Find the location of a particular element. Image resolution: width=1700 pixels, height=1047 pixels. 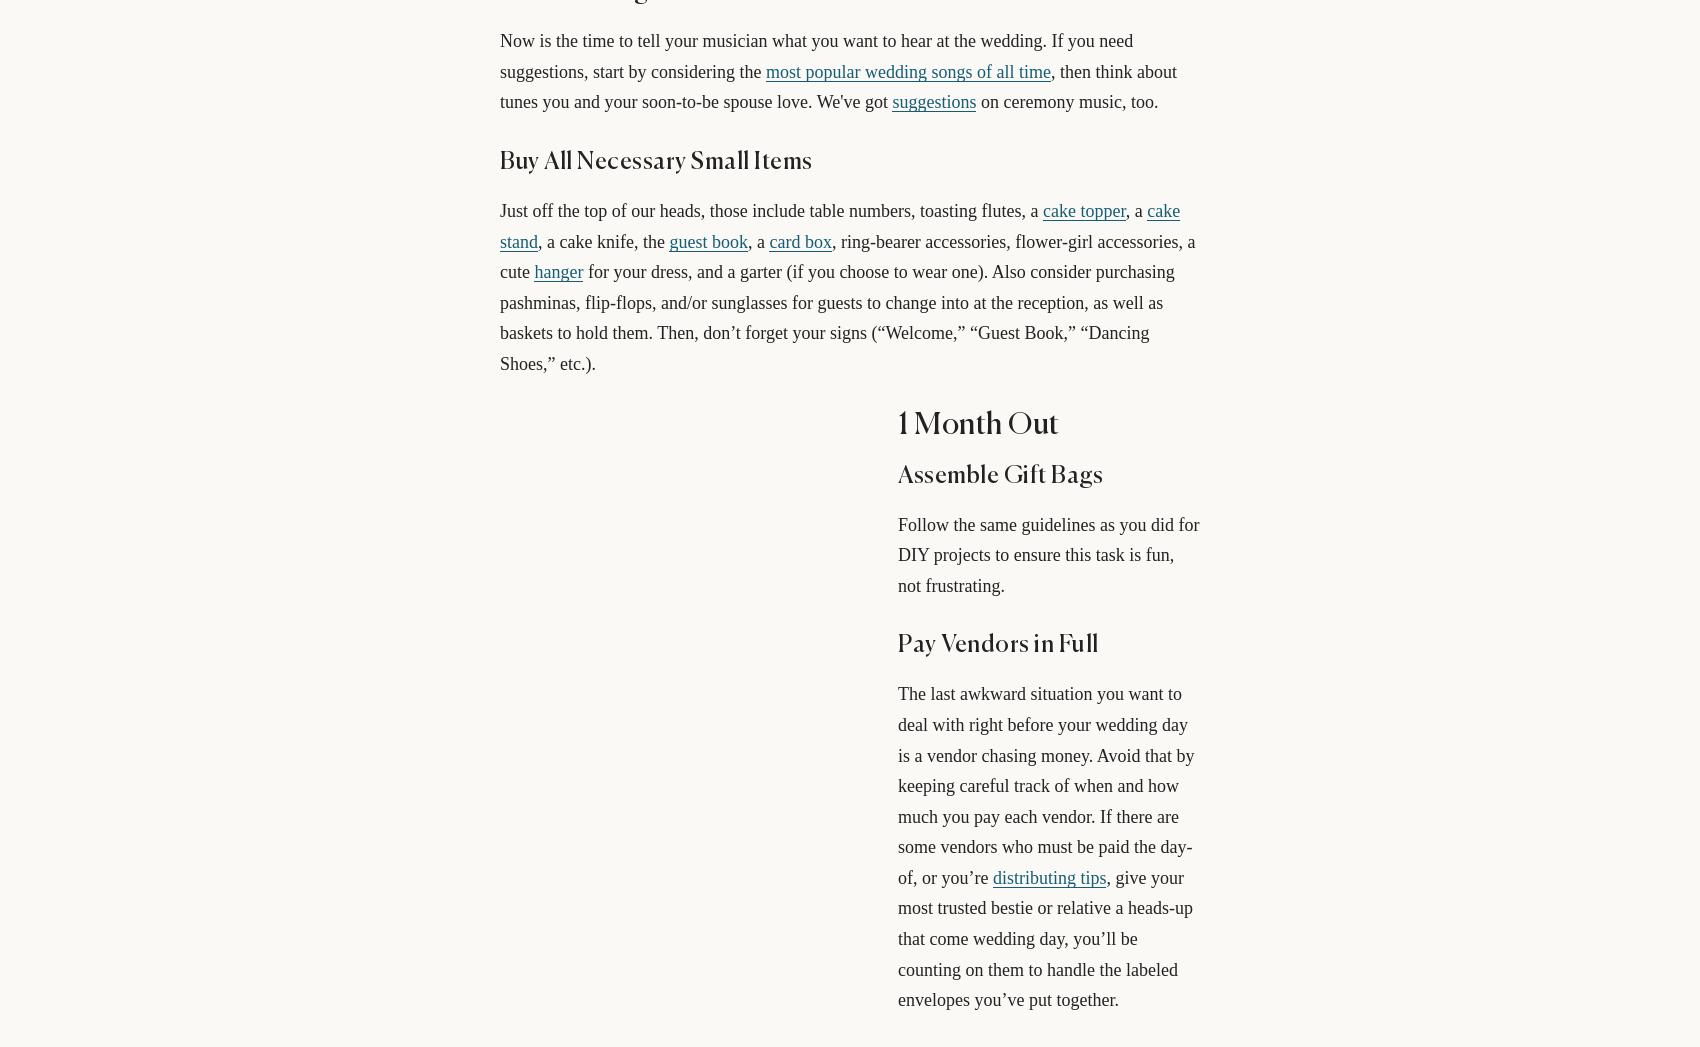

'Now is the time to tell your musician what you want to hear at the wedding. If you need suggestions, start by considering the' is located at coordinates (815, 56).